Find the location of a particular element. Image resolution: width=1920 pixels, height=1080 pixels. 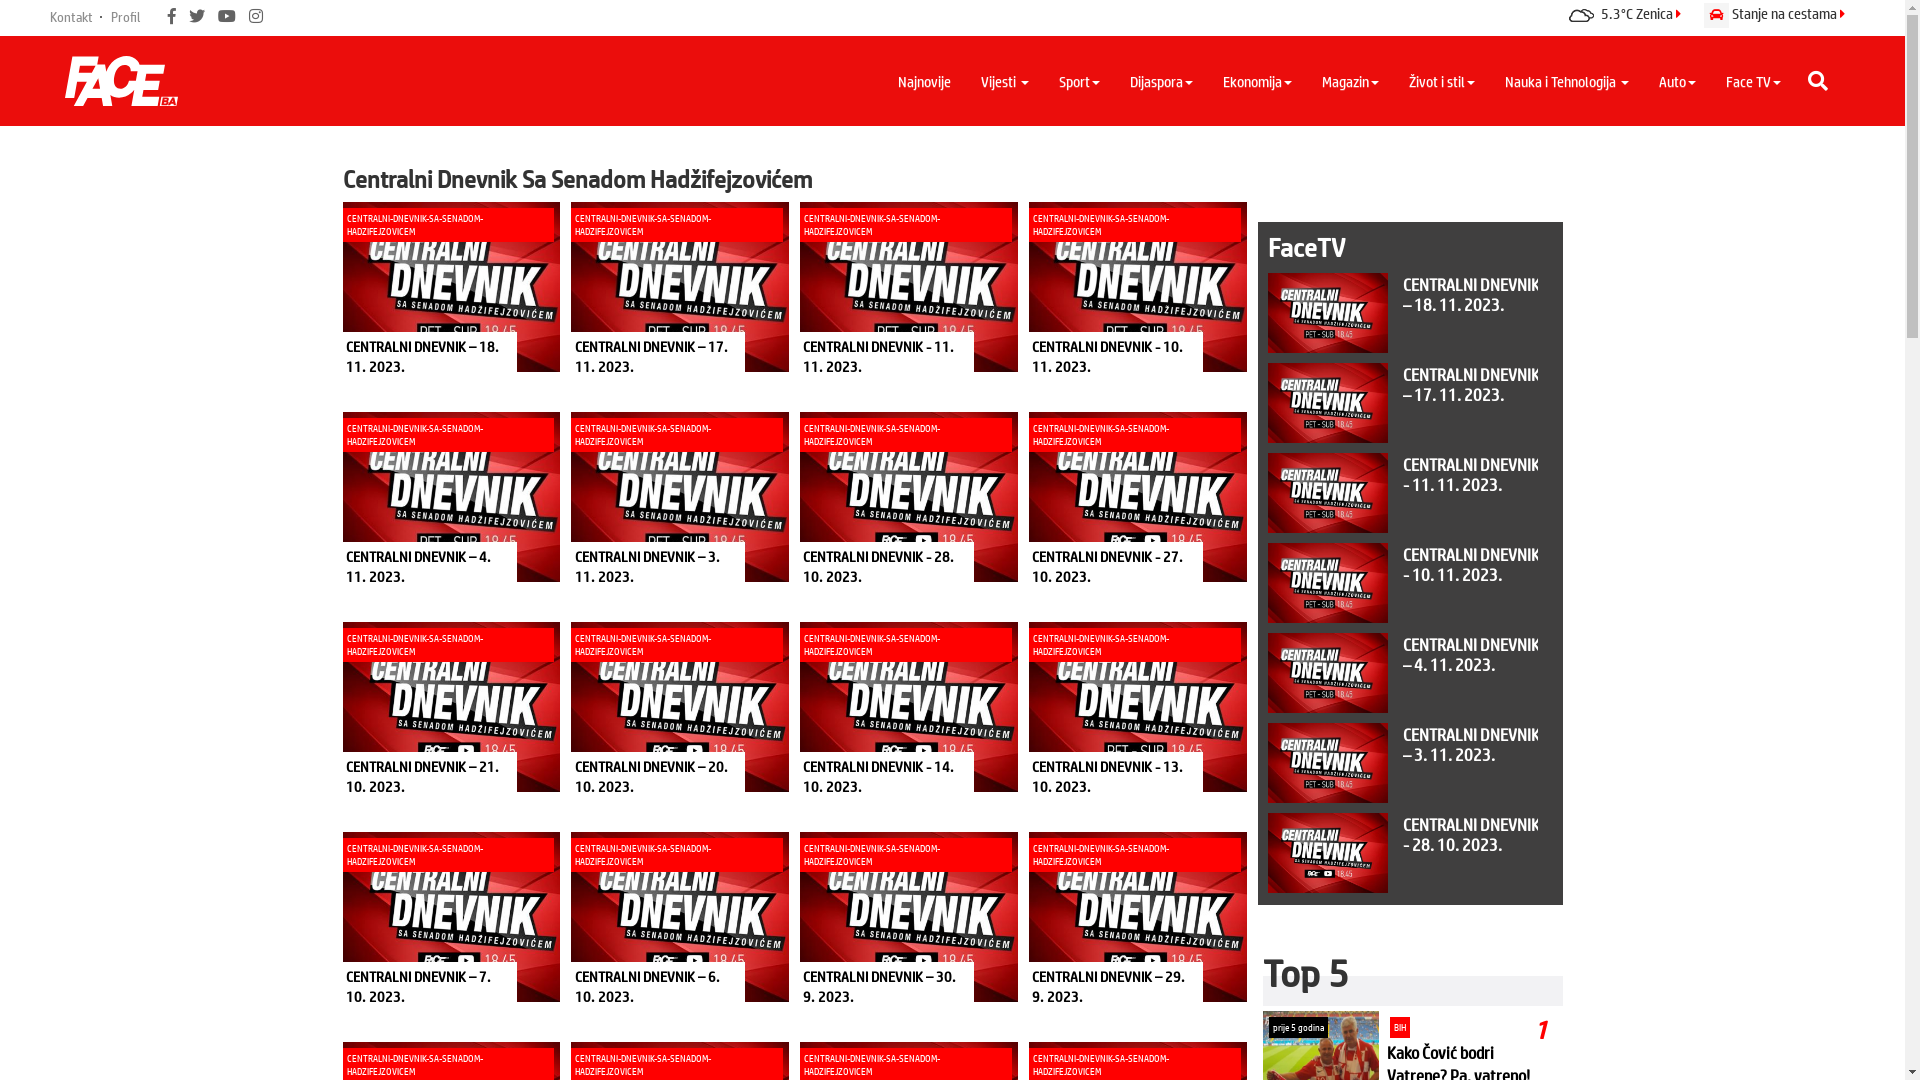

'Profil' is located at coordinates (124, 15).